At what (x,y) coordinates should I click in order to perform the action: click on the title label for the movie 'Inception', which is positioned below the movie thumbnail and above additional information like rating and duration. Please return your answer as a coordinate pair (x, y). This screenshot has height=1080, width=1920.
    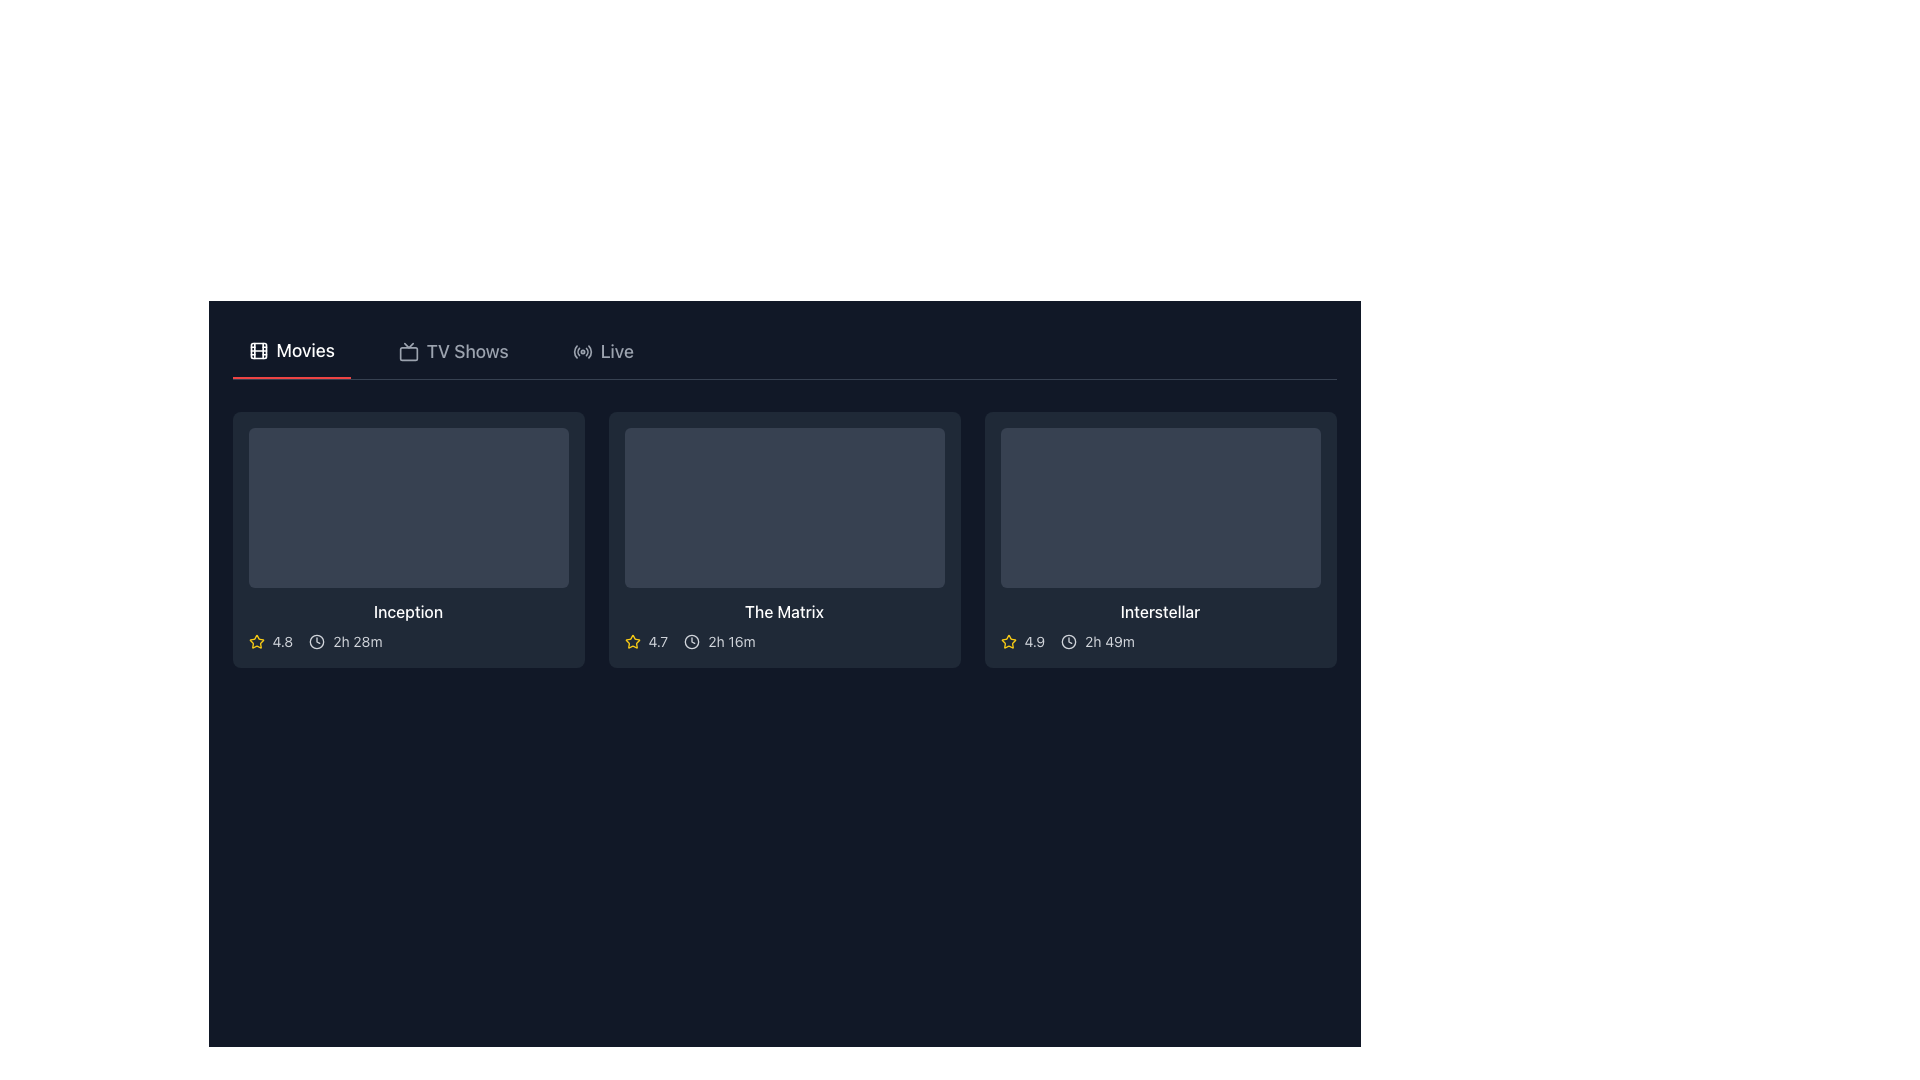
    Looking at the image, I should click on (407, 611).